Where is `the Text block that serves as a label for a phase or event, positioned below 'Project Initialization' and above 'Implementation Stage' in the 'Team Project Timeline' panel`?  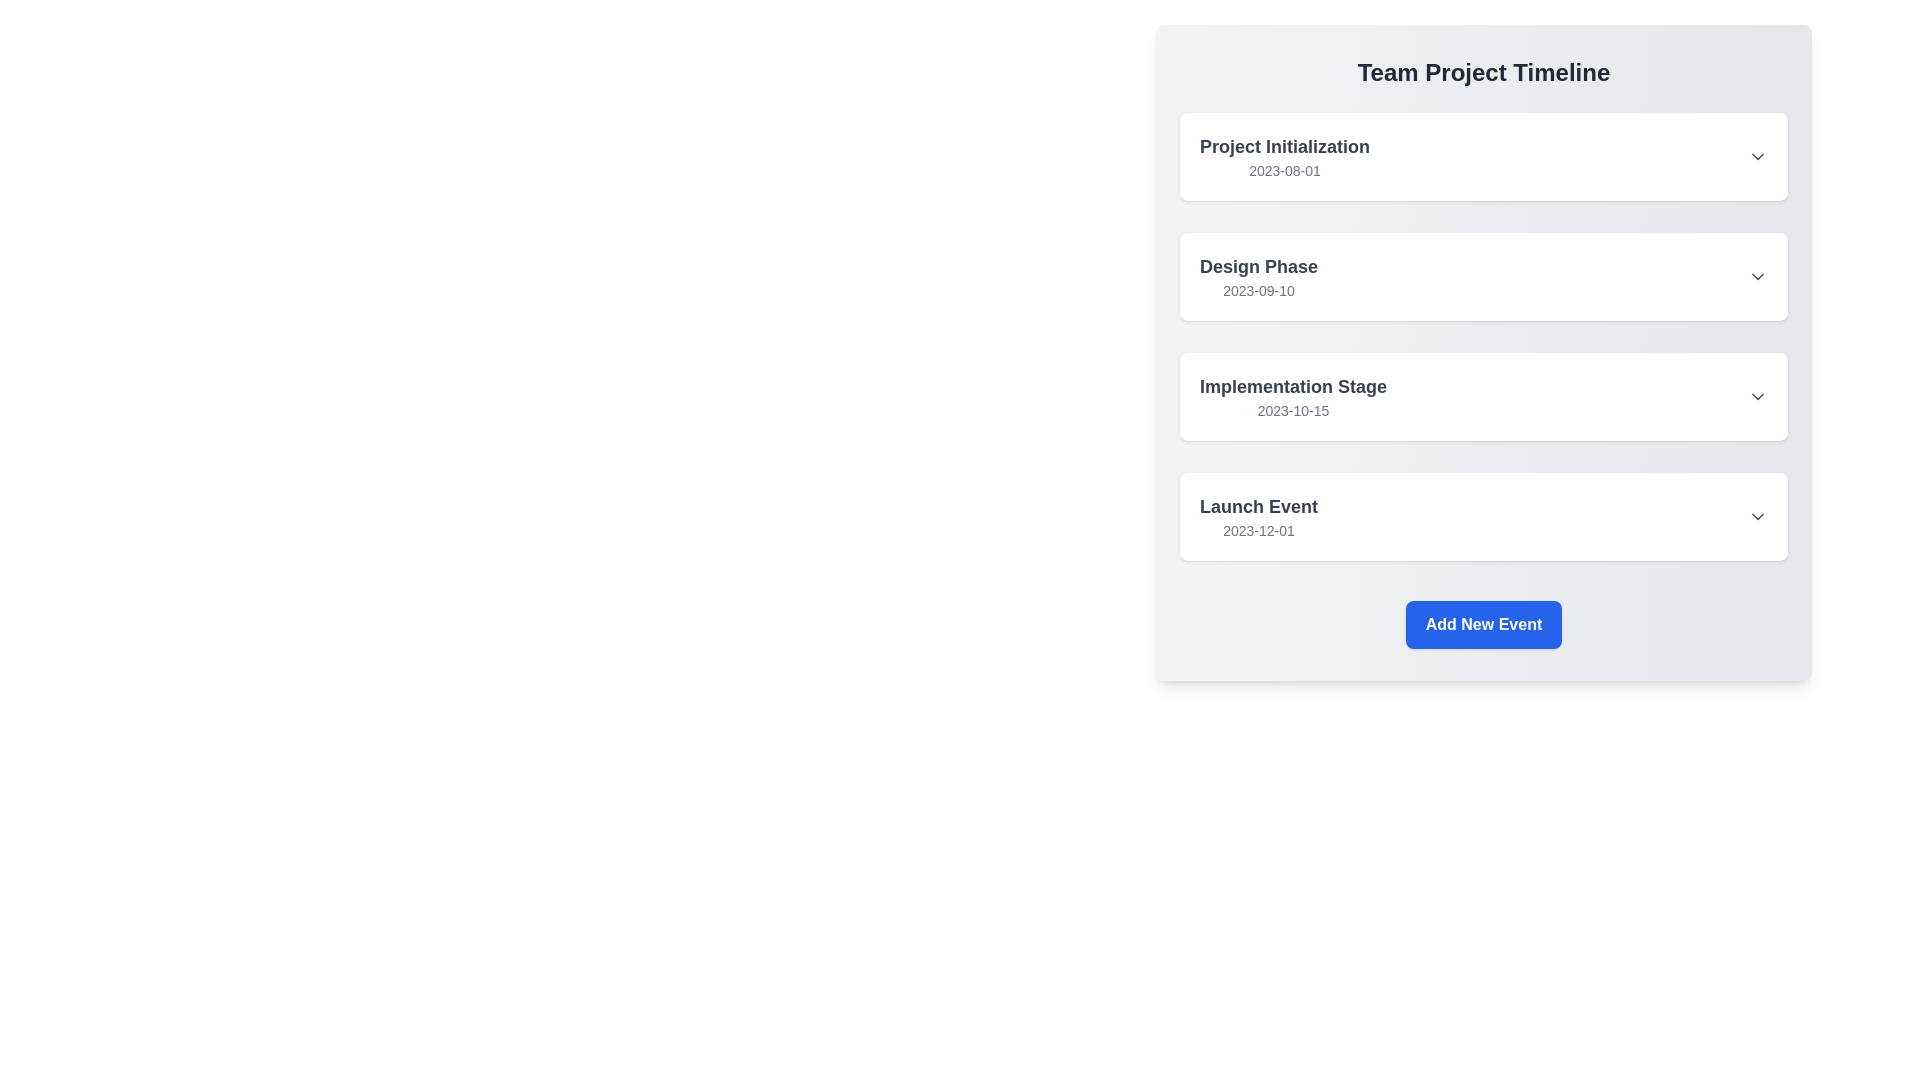
the Text block that serves as a label for a phase or event, positioned below 'Project Initialization' and above 'Implementation Stage' in the 'Team Project Timeline' panel is located at coordinates (1257, 277).